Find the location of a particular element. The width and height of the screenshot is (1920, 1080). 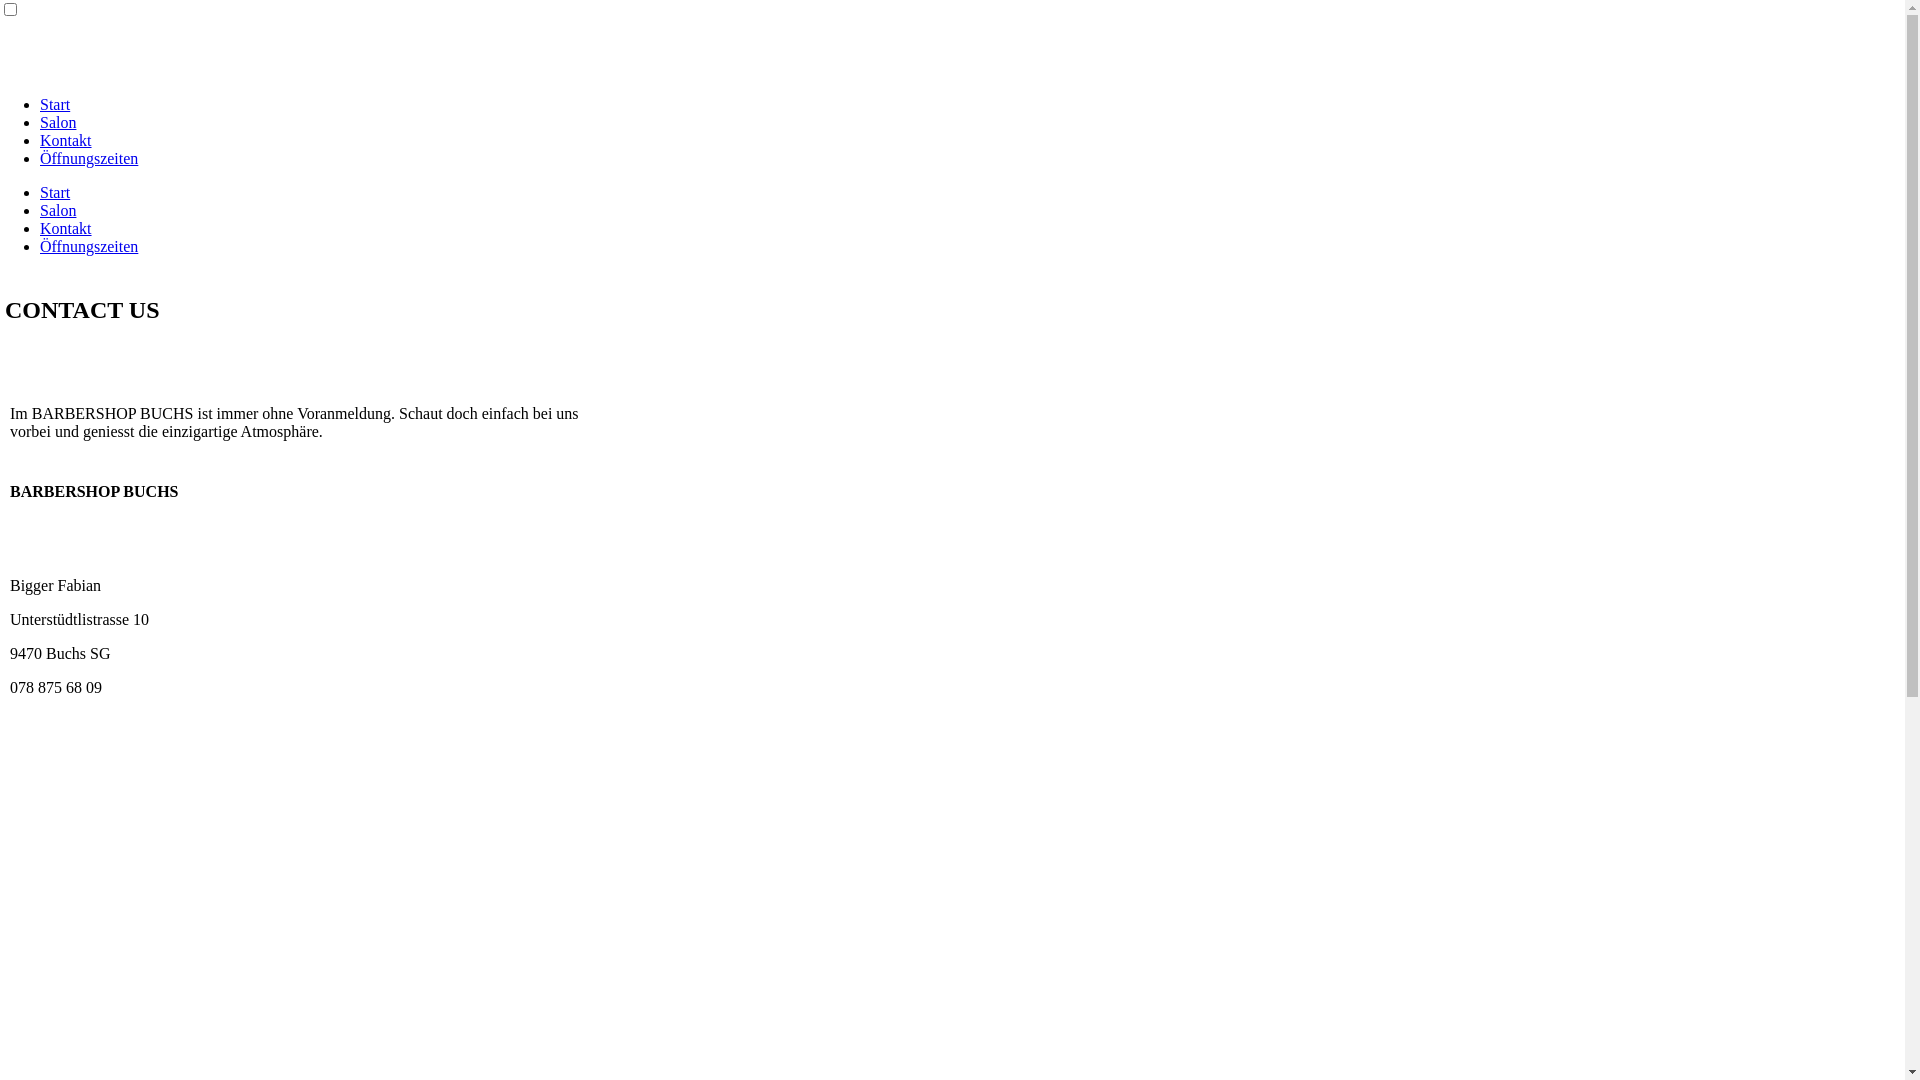

'Salon' is located at coordinates (57, 122).